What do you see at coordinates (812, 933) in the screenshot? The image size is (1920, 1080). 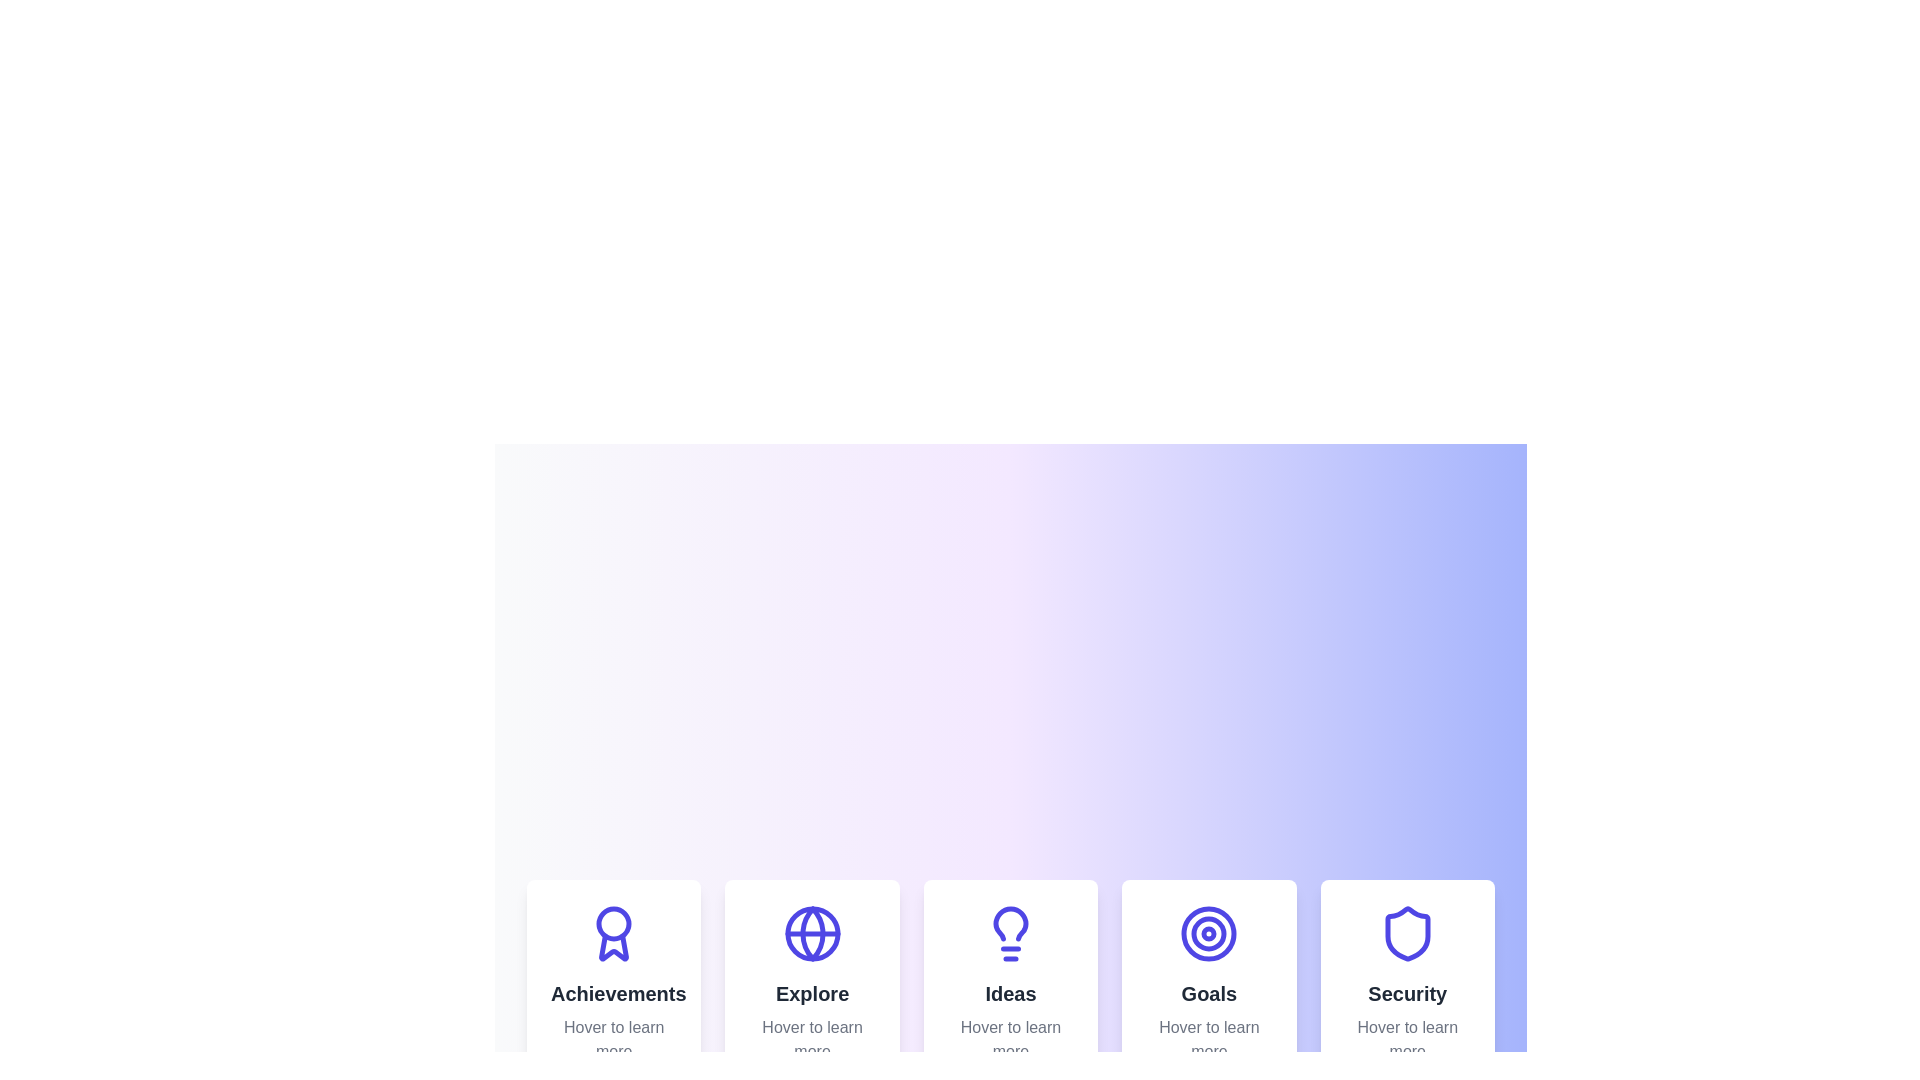 I see `the circular outline resembling a globe, which is centrally placed within the 'Explore' interface card` at bounding box center [812, 933].